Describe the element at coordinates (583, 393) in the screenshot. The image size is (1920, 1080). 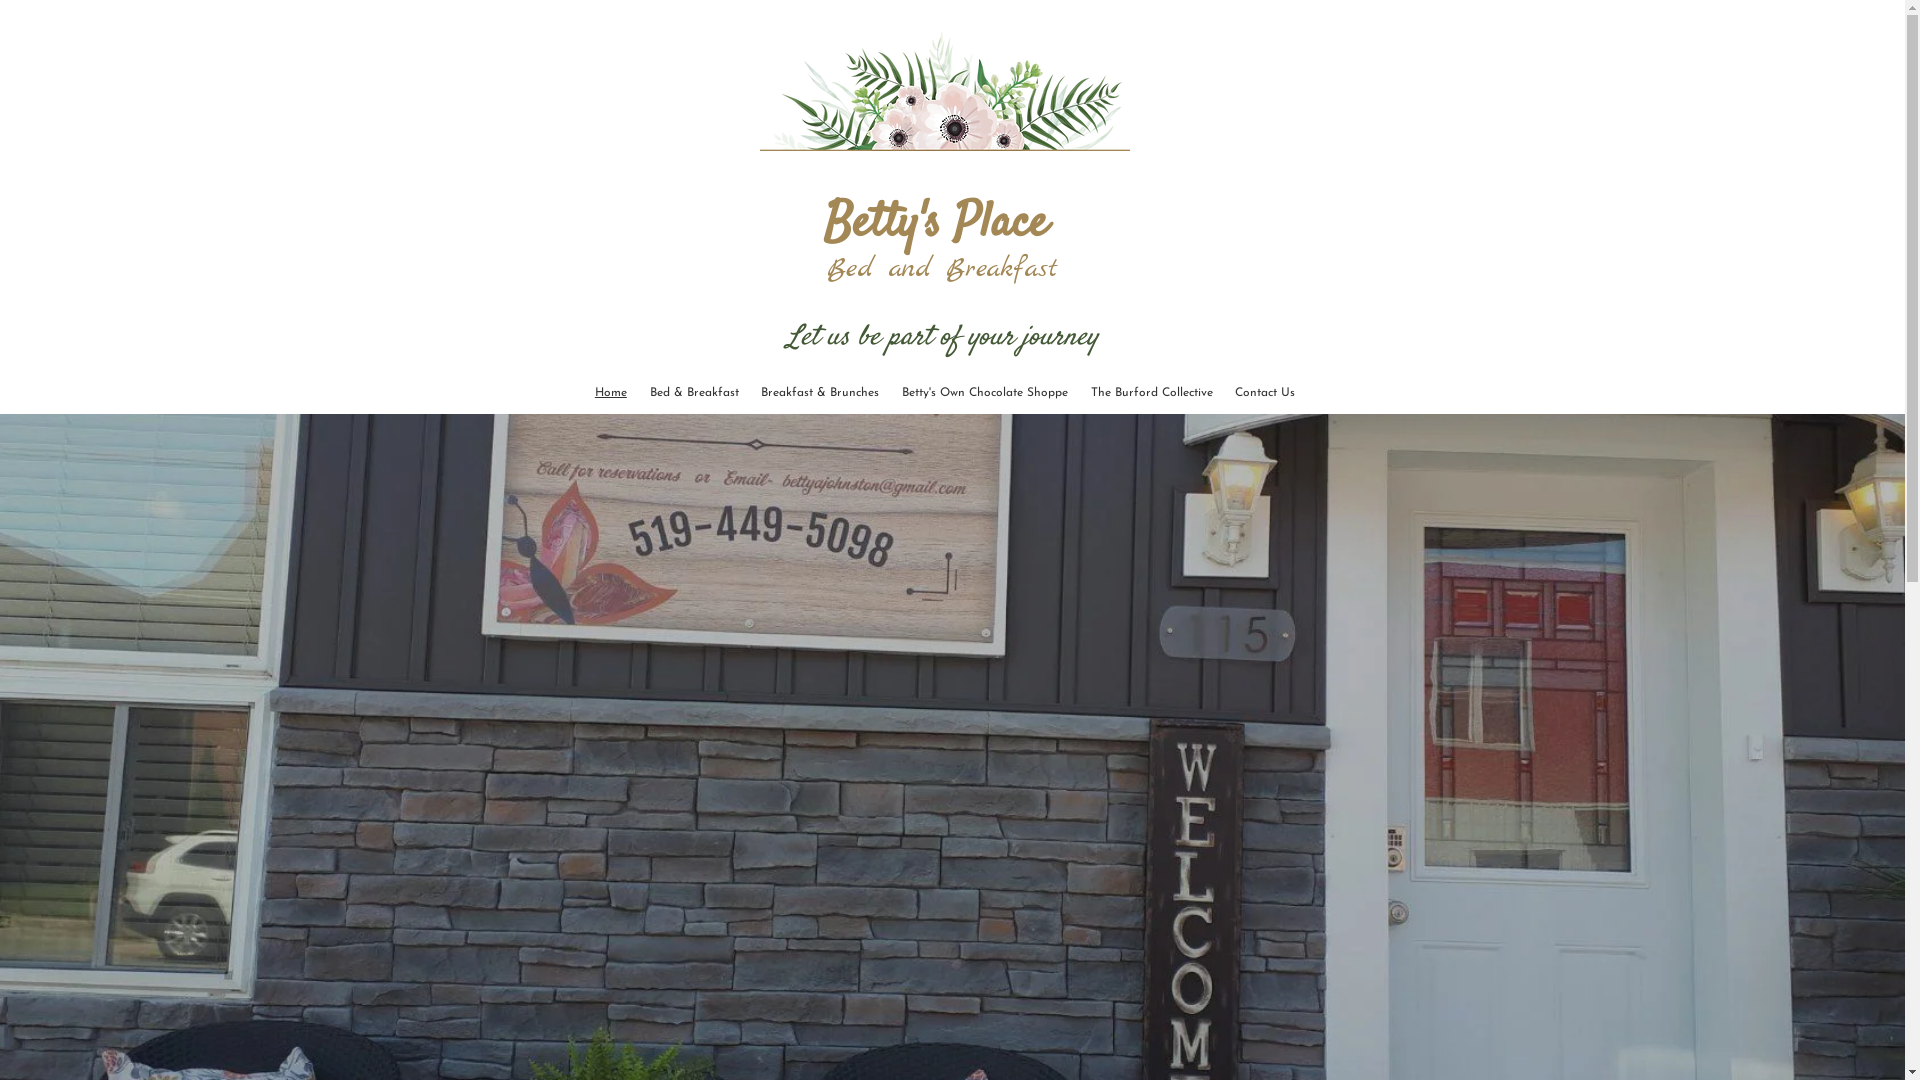
I see `'Home'` at that location.